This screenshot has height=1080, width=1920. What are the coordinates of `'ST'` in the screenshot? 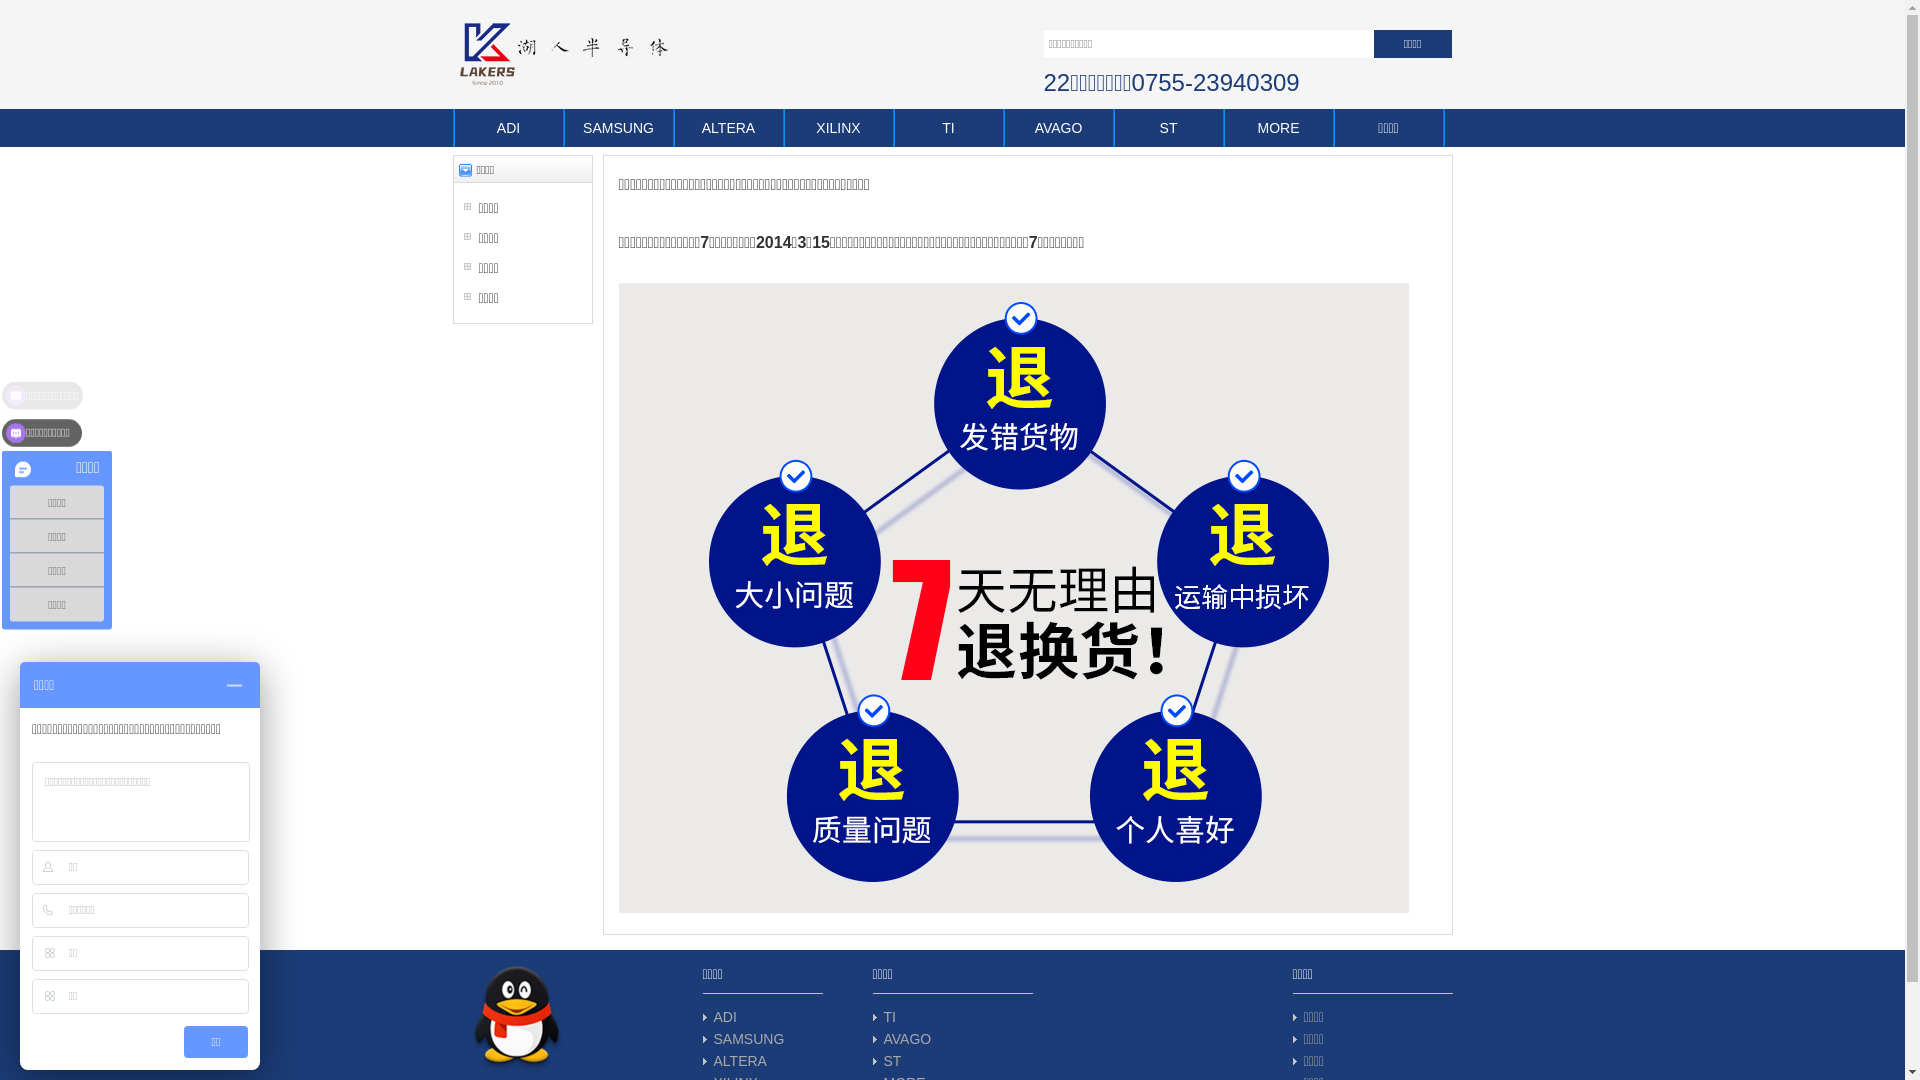 It's located at (1169, 127).